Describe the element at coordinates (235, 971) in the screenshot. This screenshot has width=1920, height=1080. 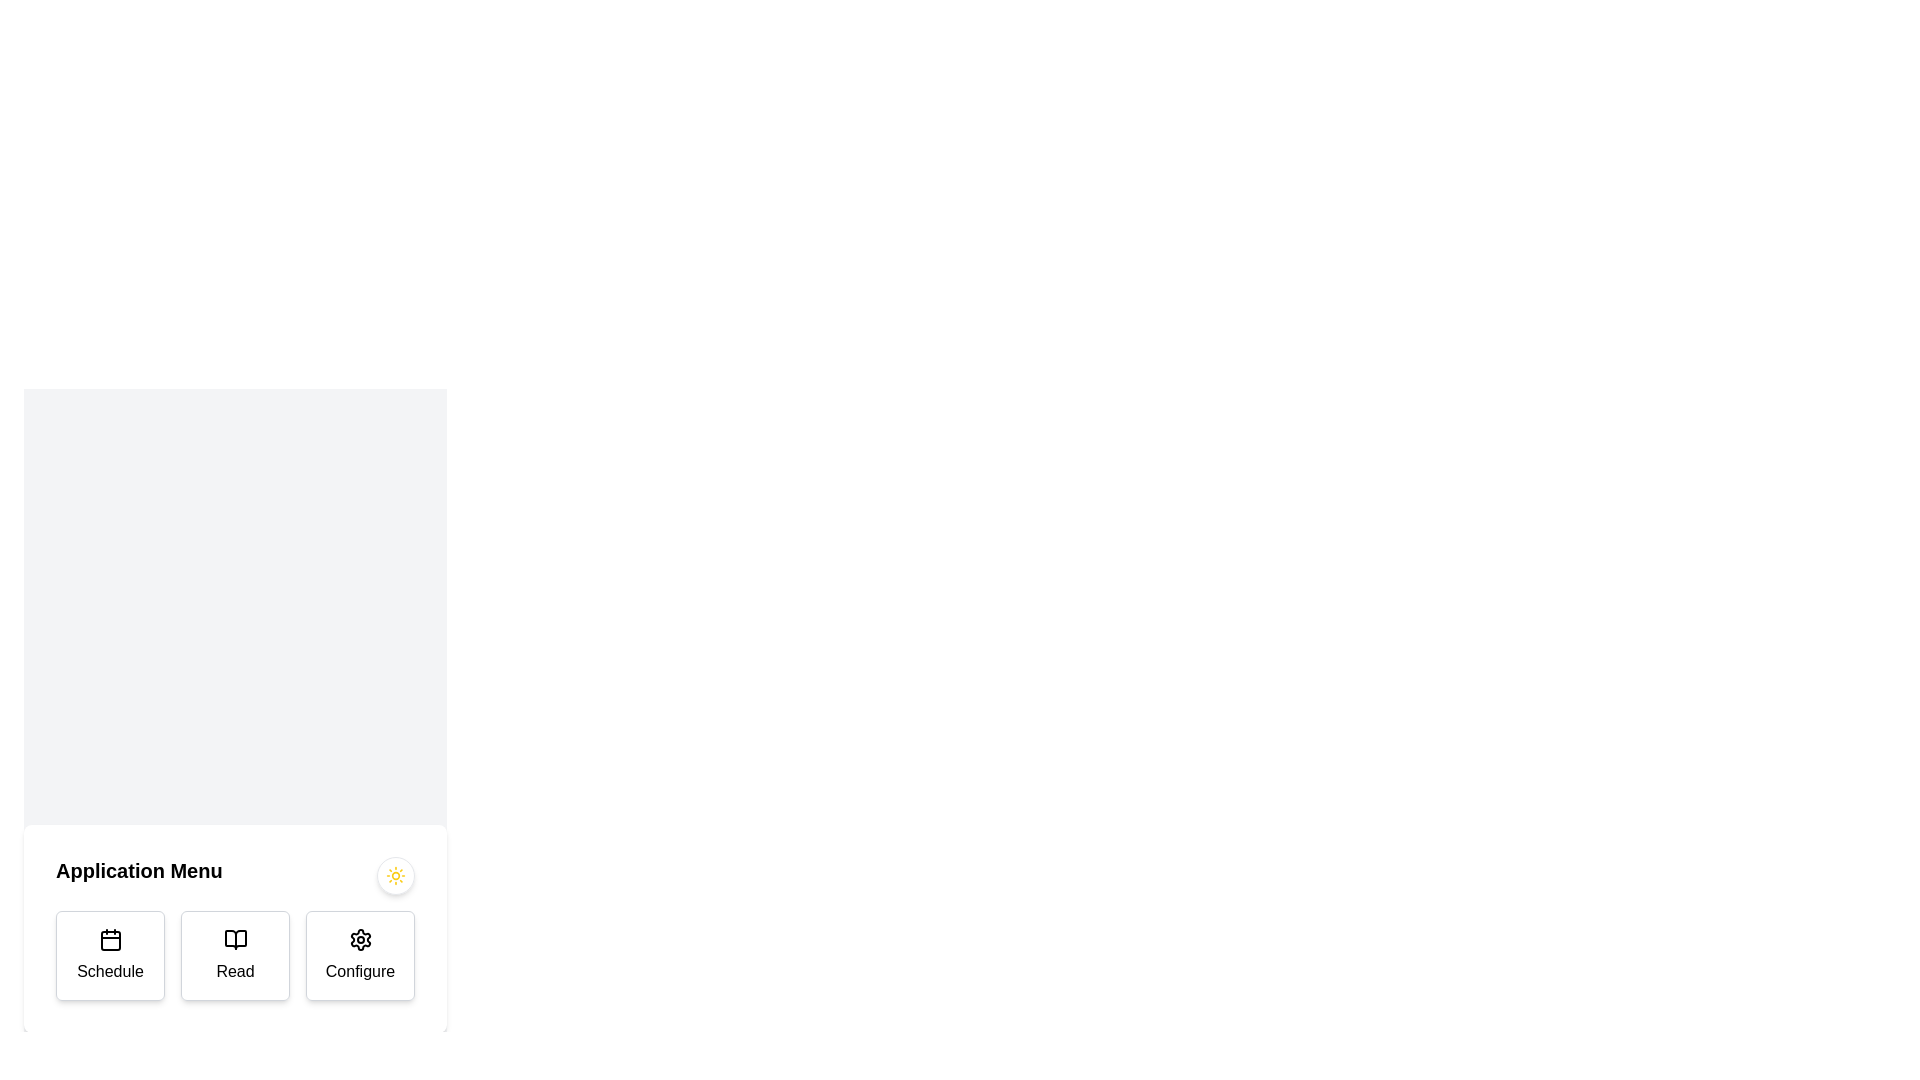
I see `'Read' text label, which is styled in black on a white background and is located within the second button of a three-button horizontal menu layout, for accessibility metadata` at that location.